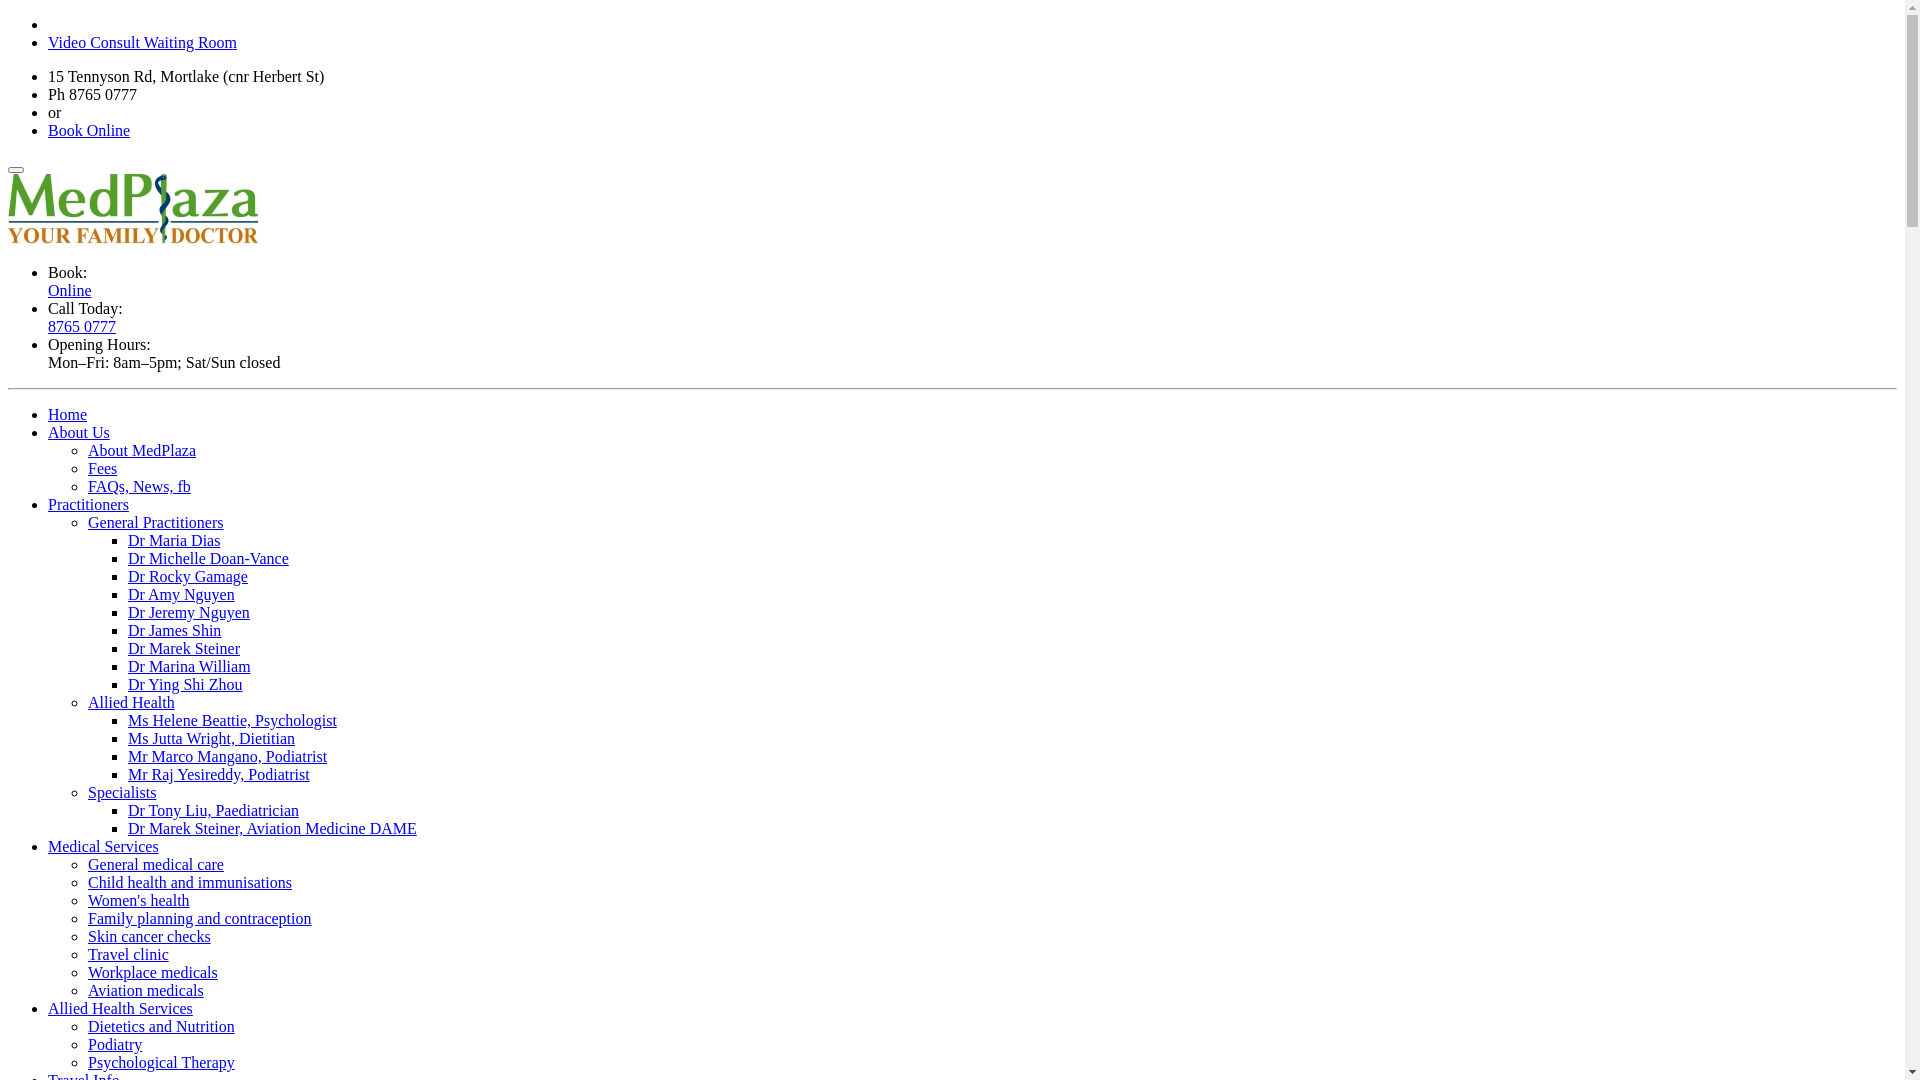 This screenshot has height=1080, width=1920. I want to click on 'Dr Marina William', so click(189, 666).